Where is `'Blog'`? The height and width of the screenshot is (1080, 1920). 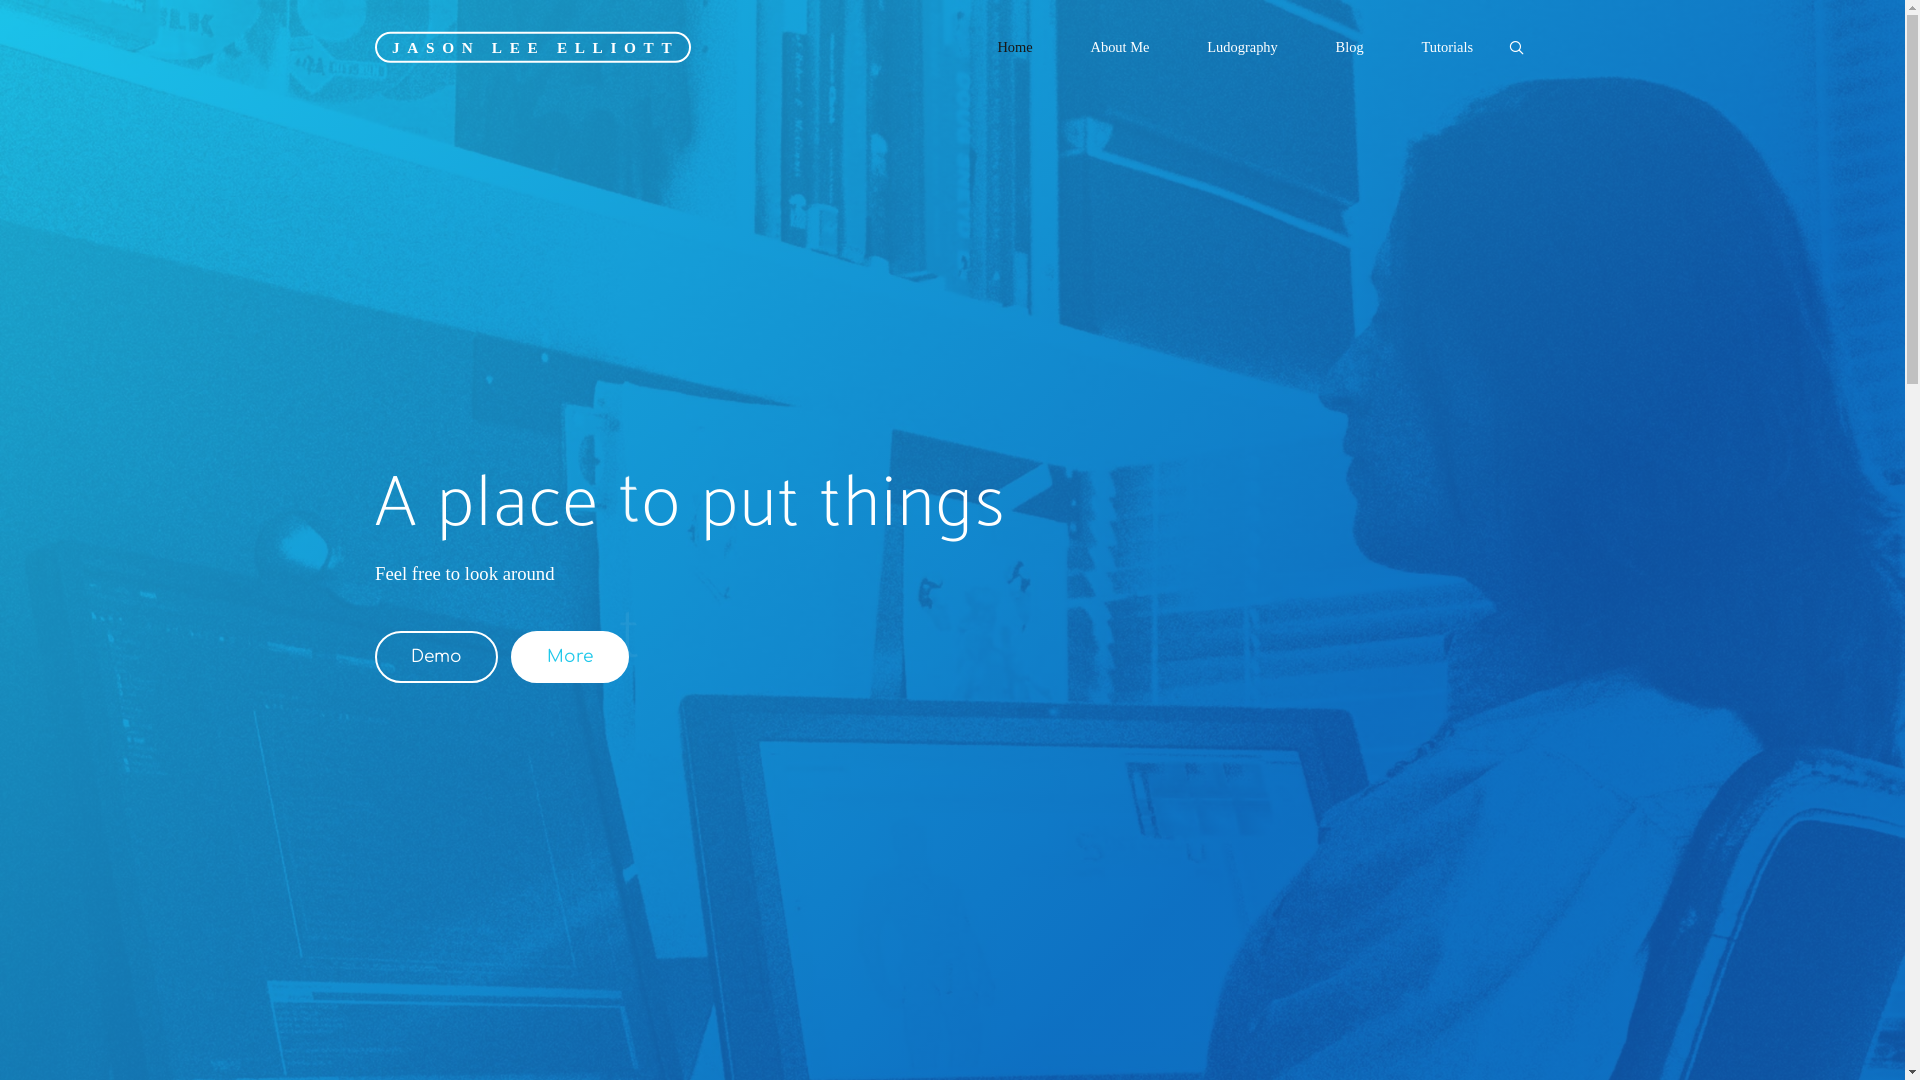 'Blog' is located at coordinates (1349, 46).